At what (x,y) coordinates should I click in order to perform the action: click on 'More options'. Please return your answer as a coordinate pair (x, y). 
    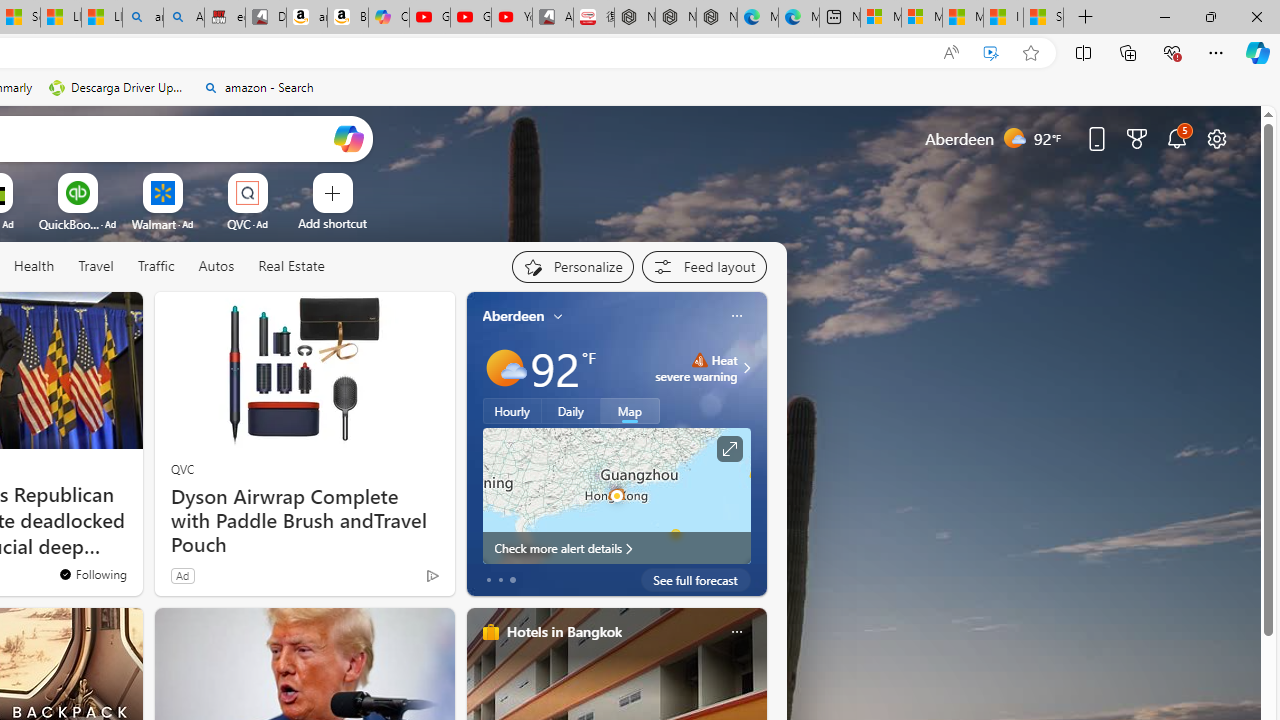
    Looking at the image, I should click on (735, 631).